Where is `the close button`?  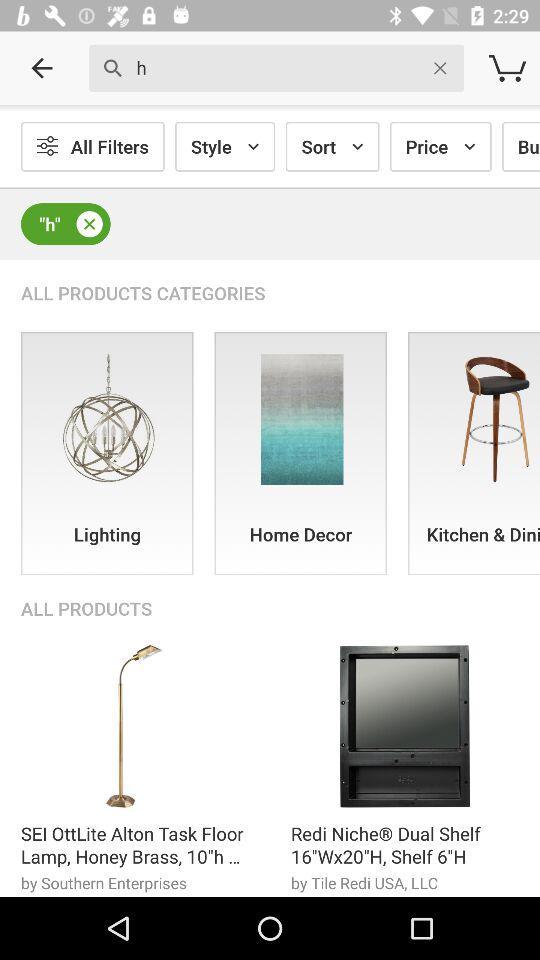 the close button is located at coordinates (88, 224).